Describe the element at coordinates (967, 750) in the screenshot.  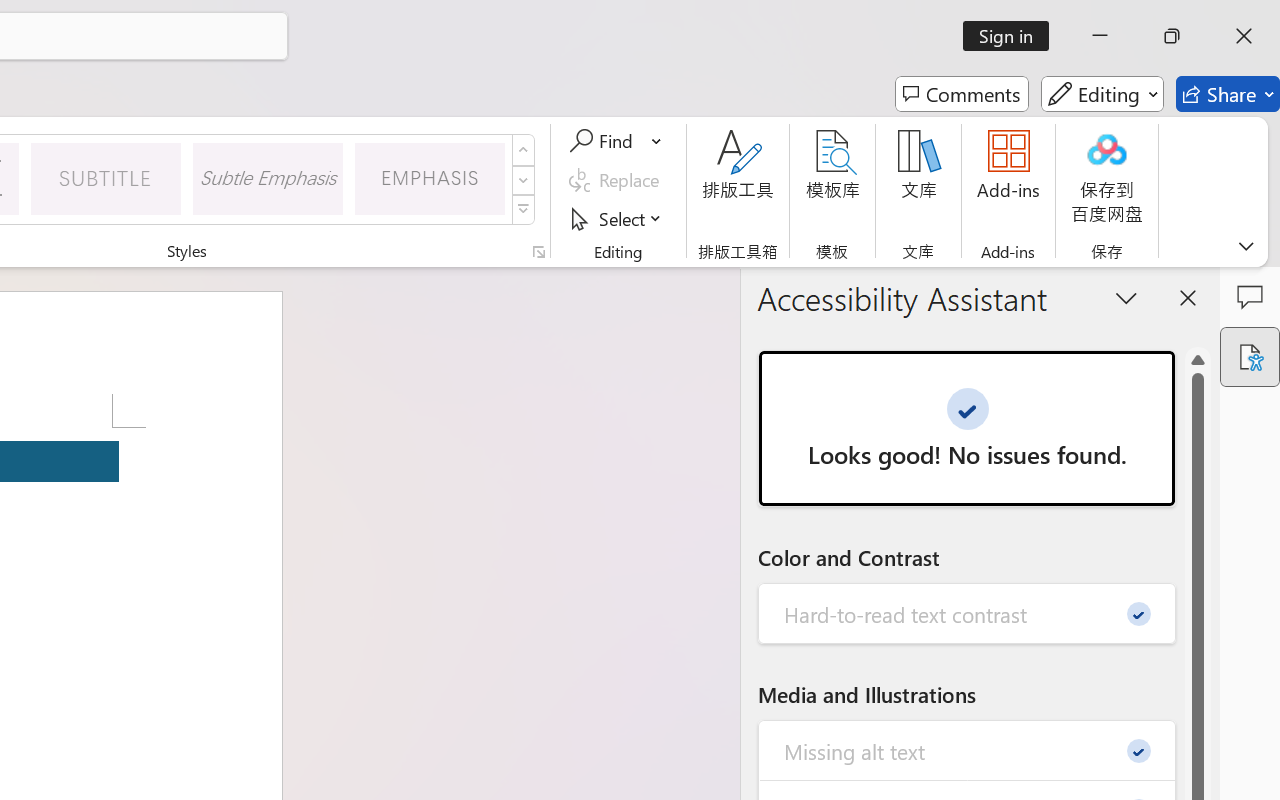
I see `'Missing alt text - 0'` at that location.